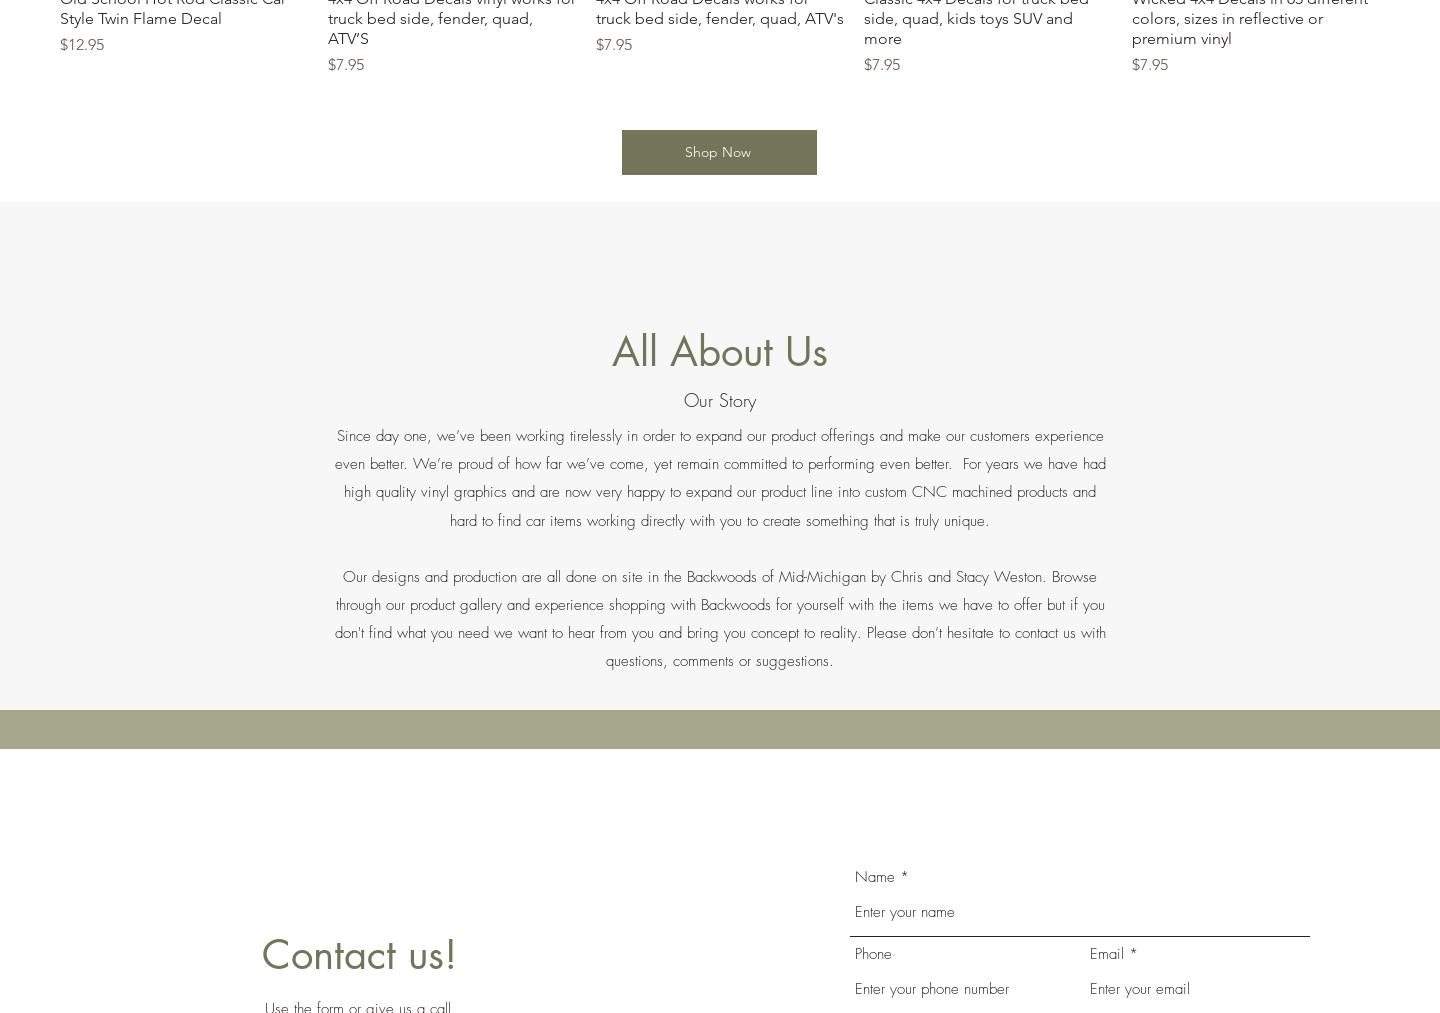 The width and height of the screenshot is (1440, 1013). I want to click on 'Since day one, we’ve been working tirelessly in order to expand our product offerings and make our customers experience even better. We’re proud of how far we’ve come, yet remain committed to performing even better.  For years we have had high quality vinyl graphics and are now very happy to expand our product line into custom CNC machined products and hard to find car items working directly with you to create something that is truly unique.', so click(719, 477).